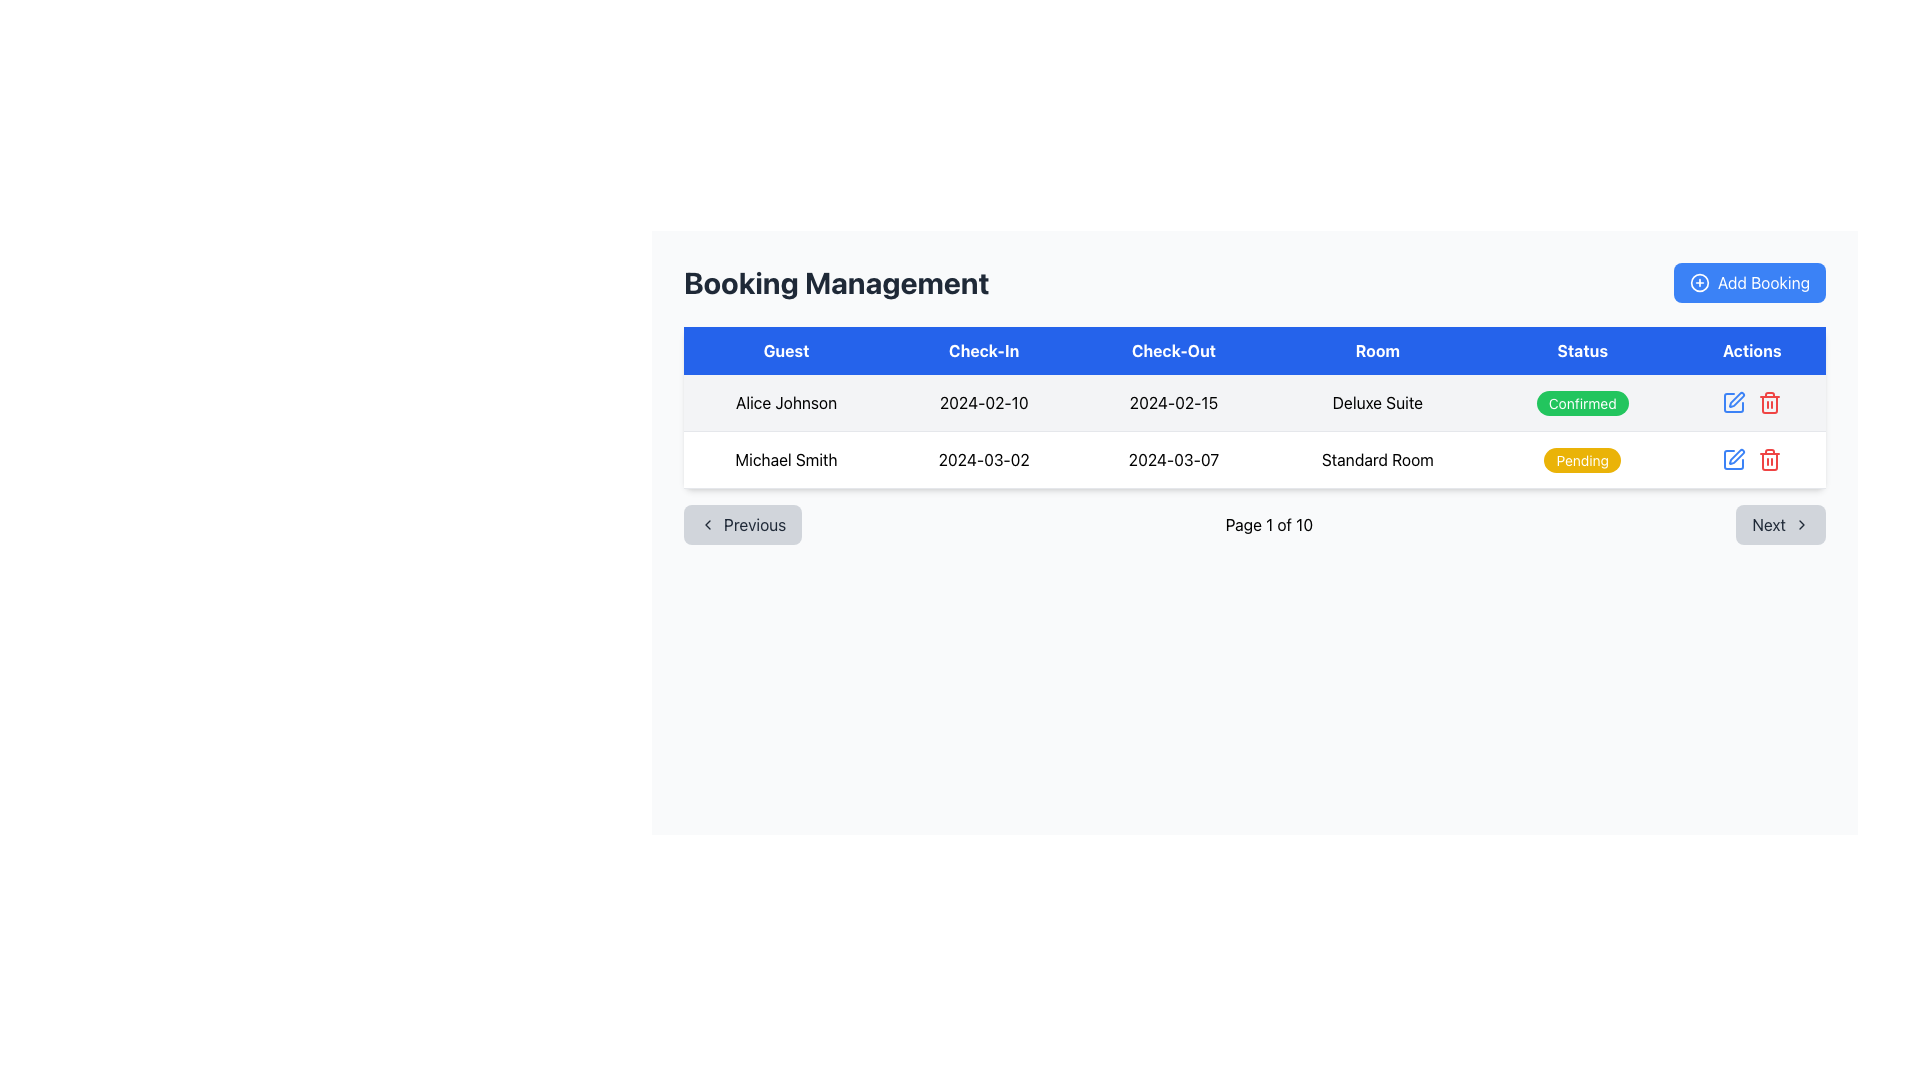 Image resolution: width=1920 pixels, height=1080 pixels. What do you see at coordinates (1581, 403) in the screenshot?
I see `the rounded rectangular label with a green background and white text that says 'Confirmed', located in the 'Status' column of the table in the 'Booking Management' interface corresponding to 'Alice Johnson' booking information` at bounding box center [1581, 403].